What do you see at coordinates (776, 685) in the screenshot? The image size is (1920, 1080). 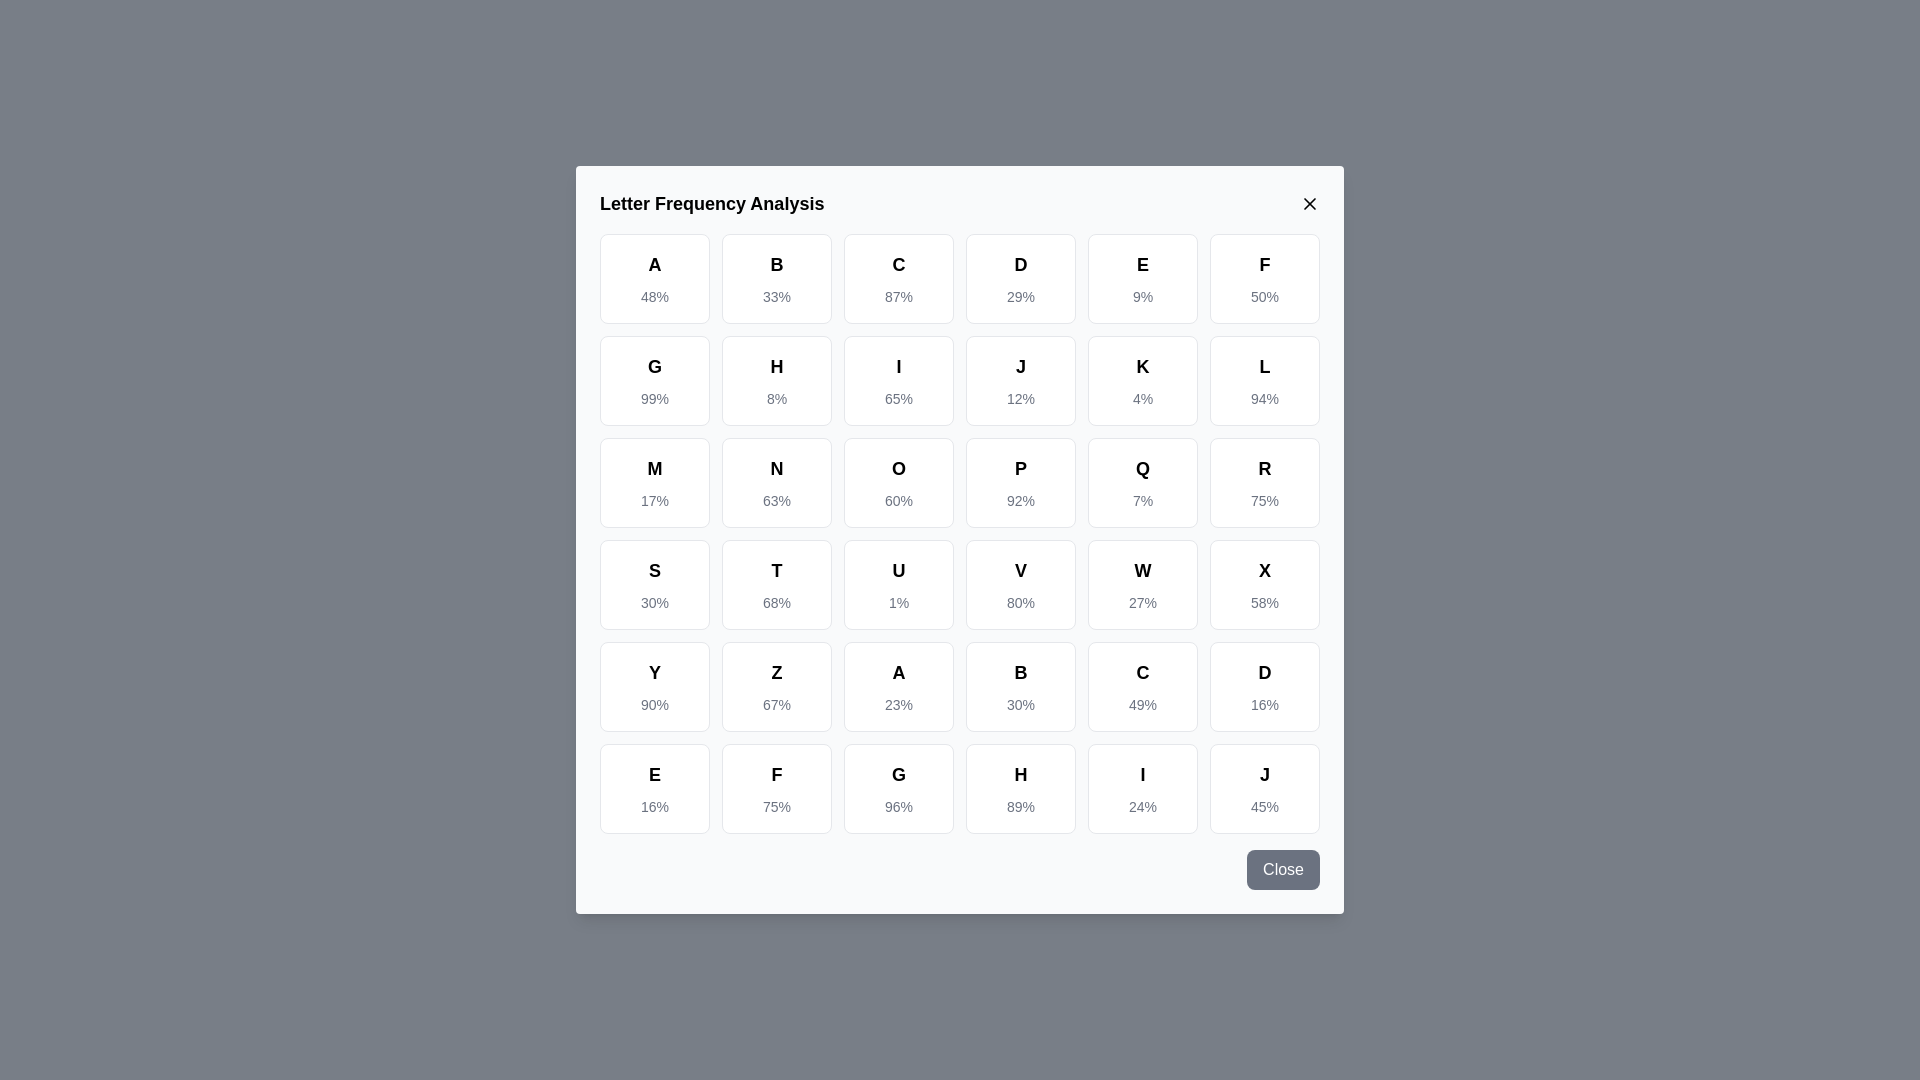 I see `the letter cell corresponding to Z` at bounding box center [776, 685].